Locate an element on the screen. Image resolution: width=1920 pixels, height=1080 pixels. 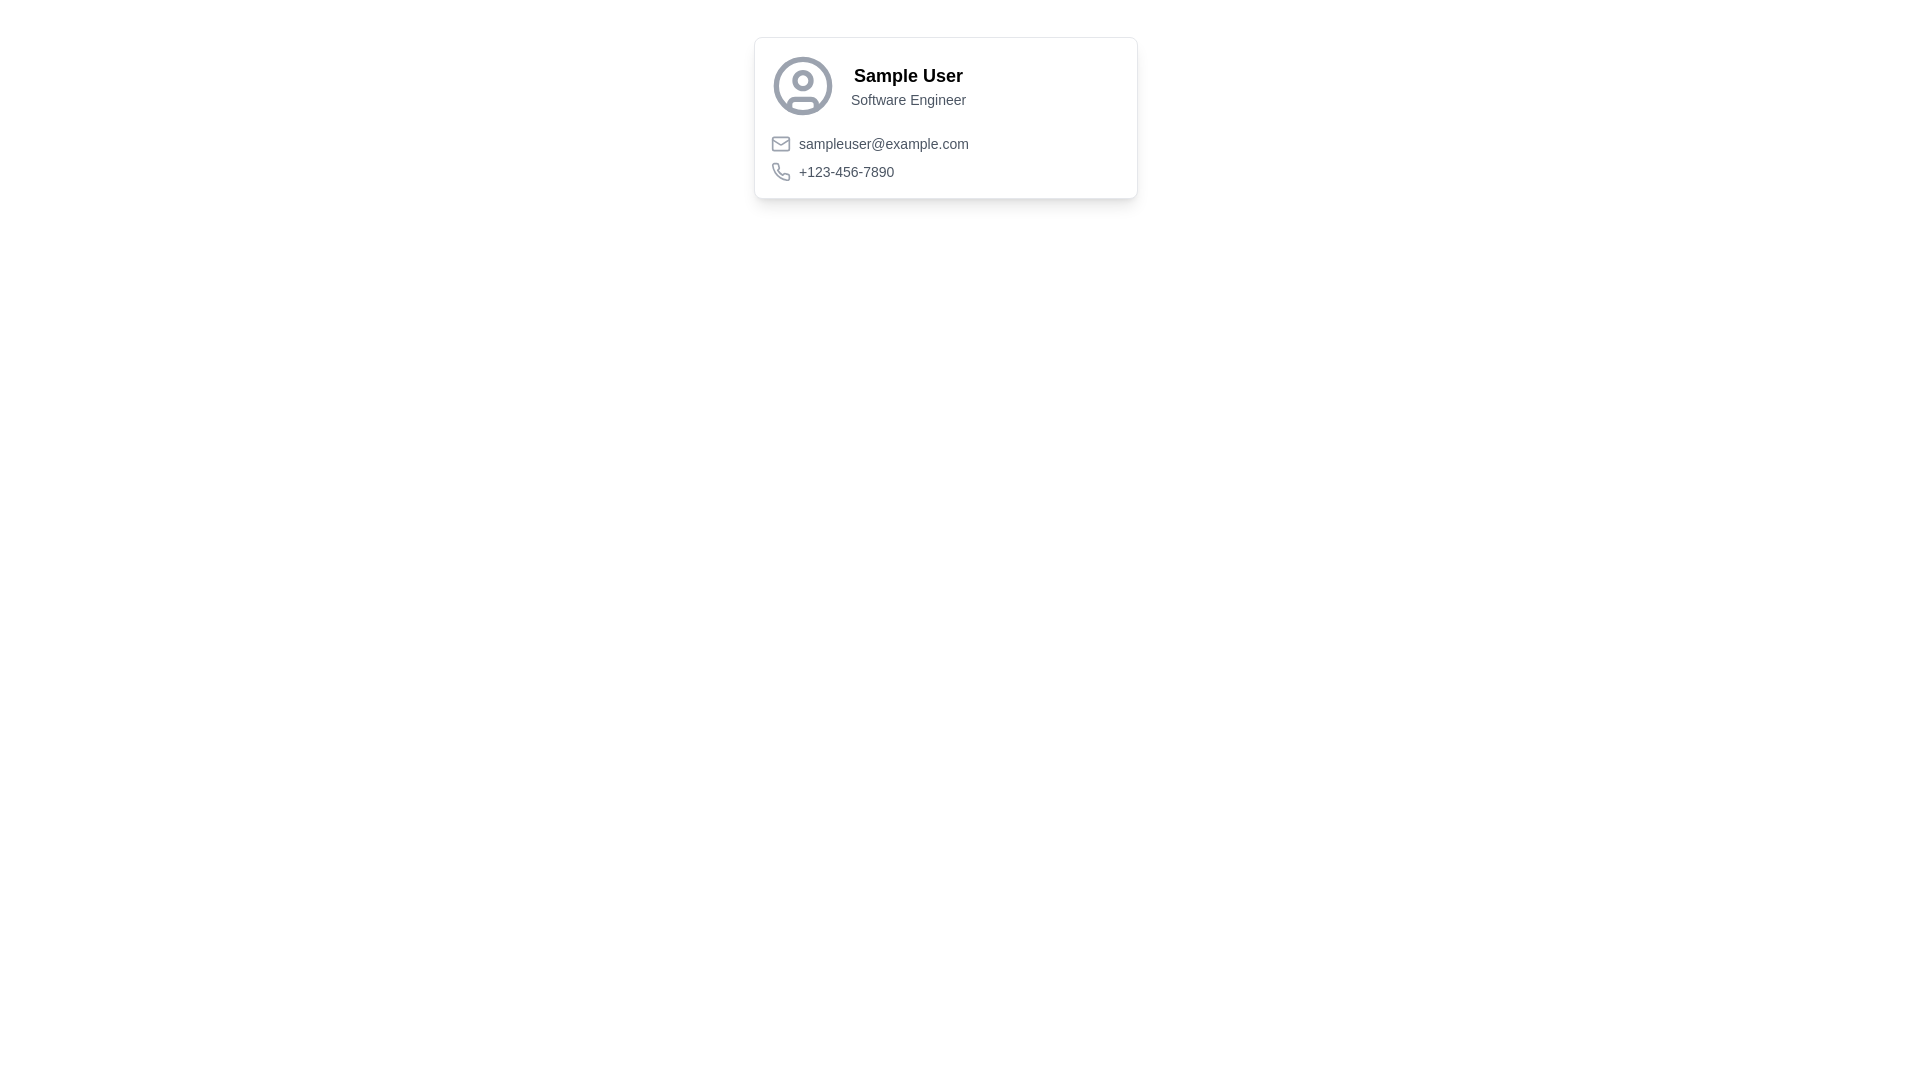
the phone icon located to the left of the phone number '+123-456-7890' in the bottom-right section of the interface is located at coordinates (780, 171).